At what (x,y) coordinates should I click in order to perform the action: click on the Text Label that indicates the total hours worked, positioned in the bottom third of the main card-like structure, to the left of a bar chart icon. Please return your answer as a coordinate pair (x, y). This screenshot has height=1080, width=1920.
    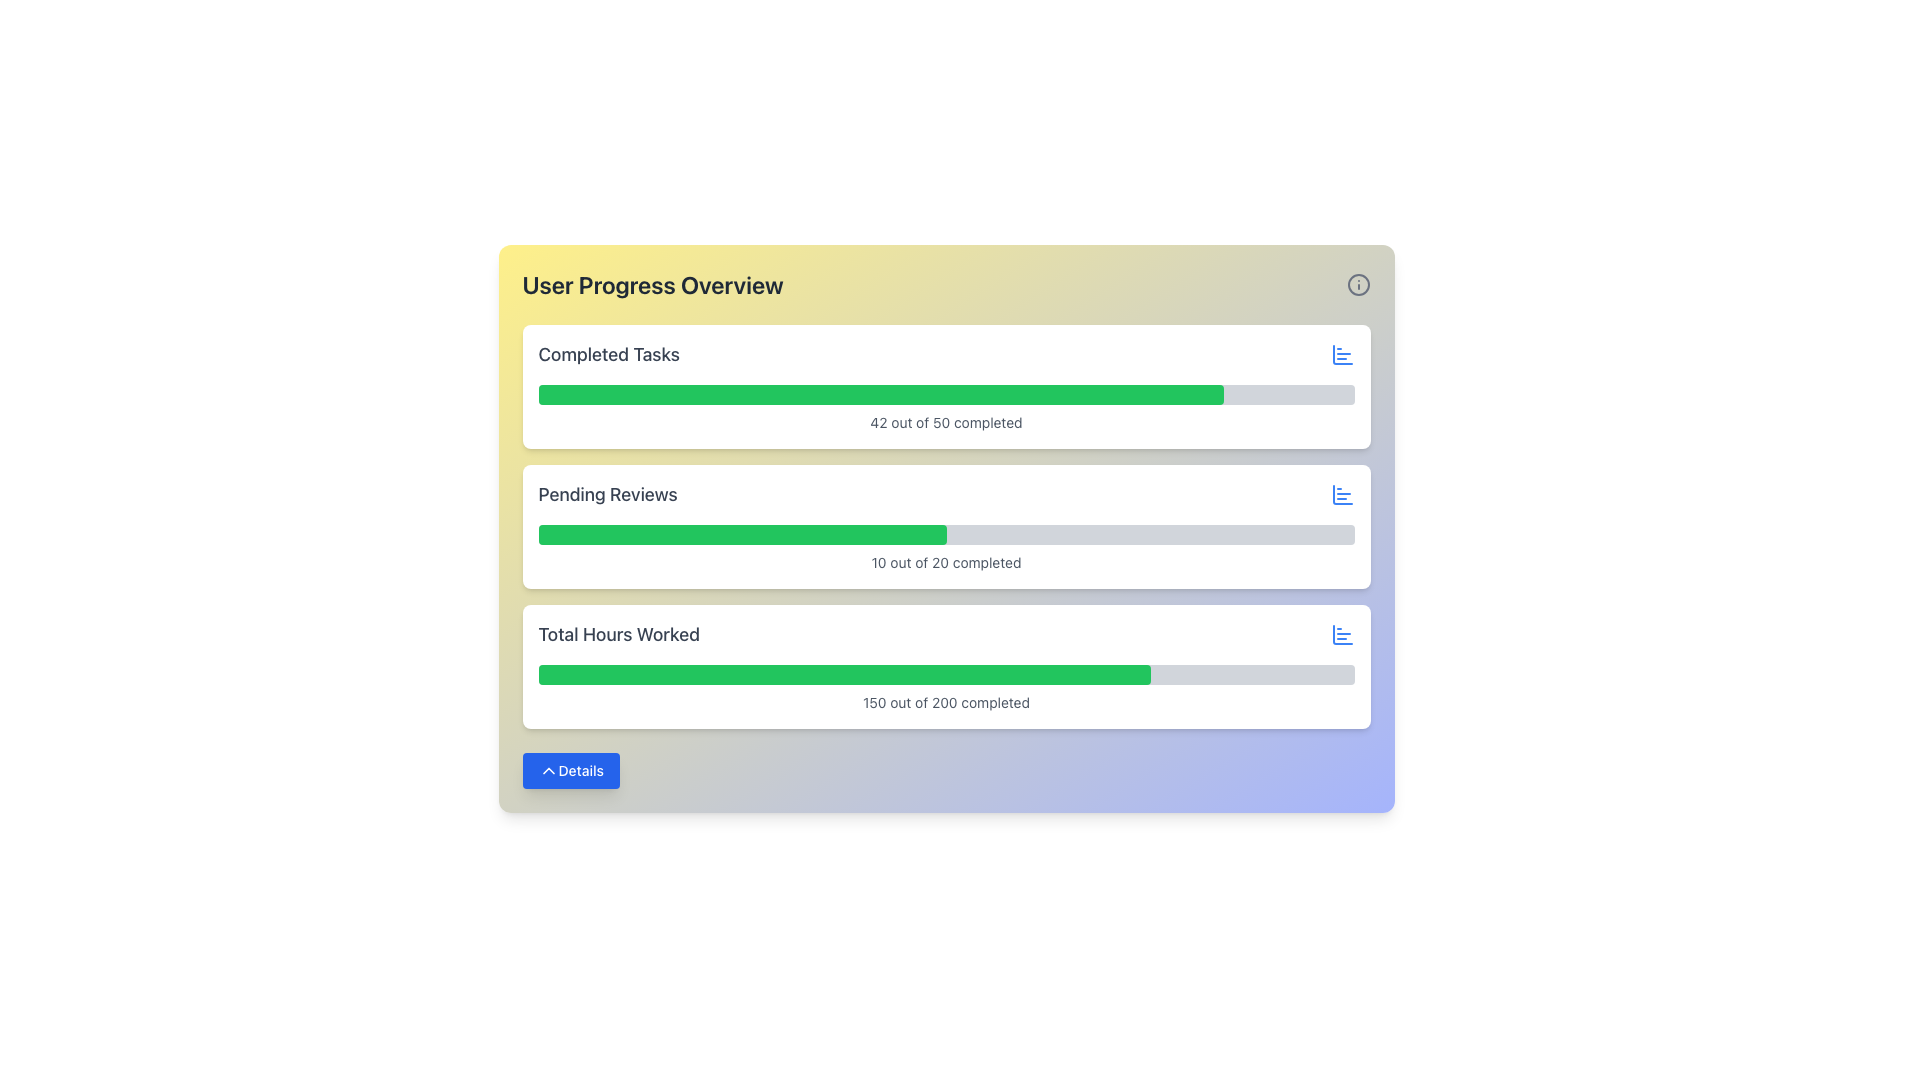
    Looking at the image, I should click on (618, 635).